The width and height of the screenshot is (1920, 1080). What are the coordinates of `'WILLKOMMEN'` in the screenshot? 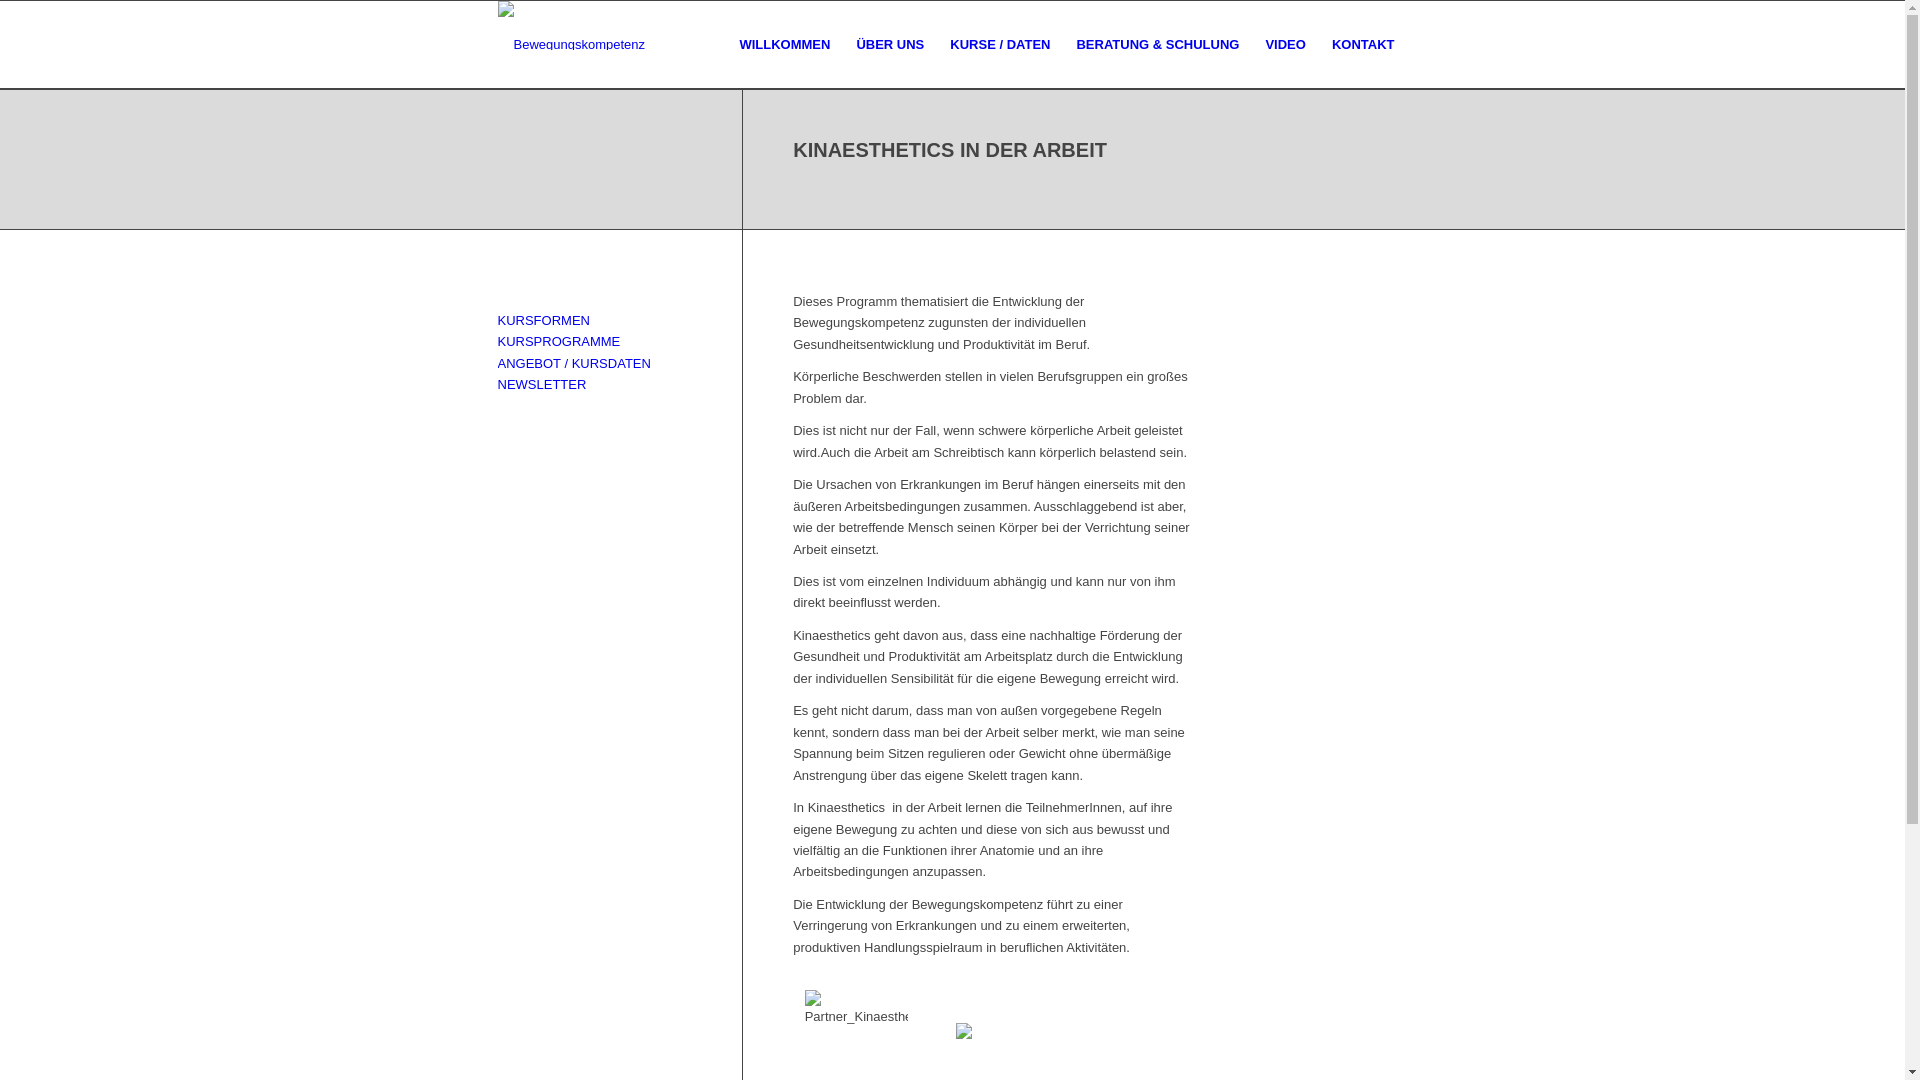 It's located at (724, 45).